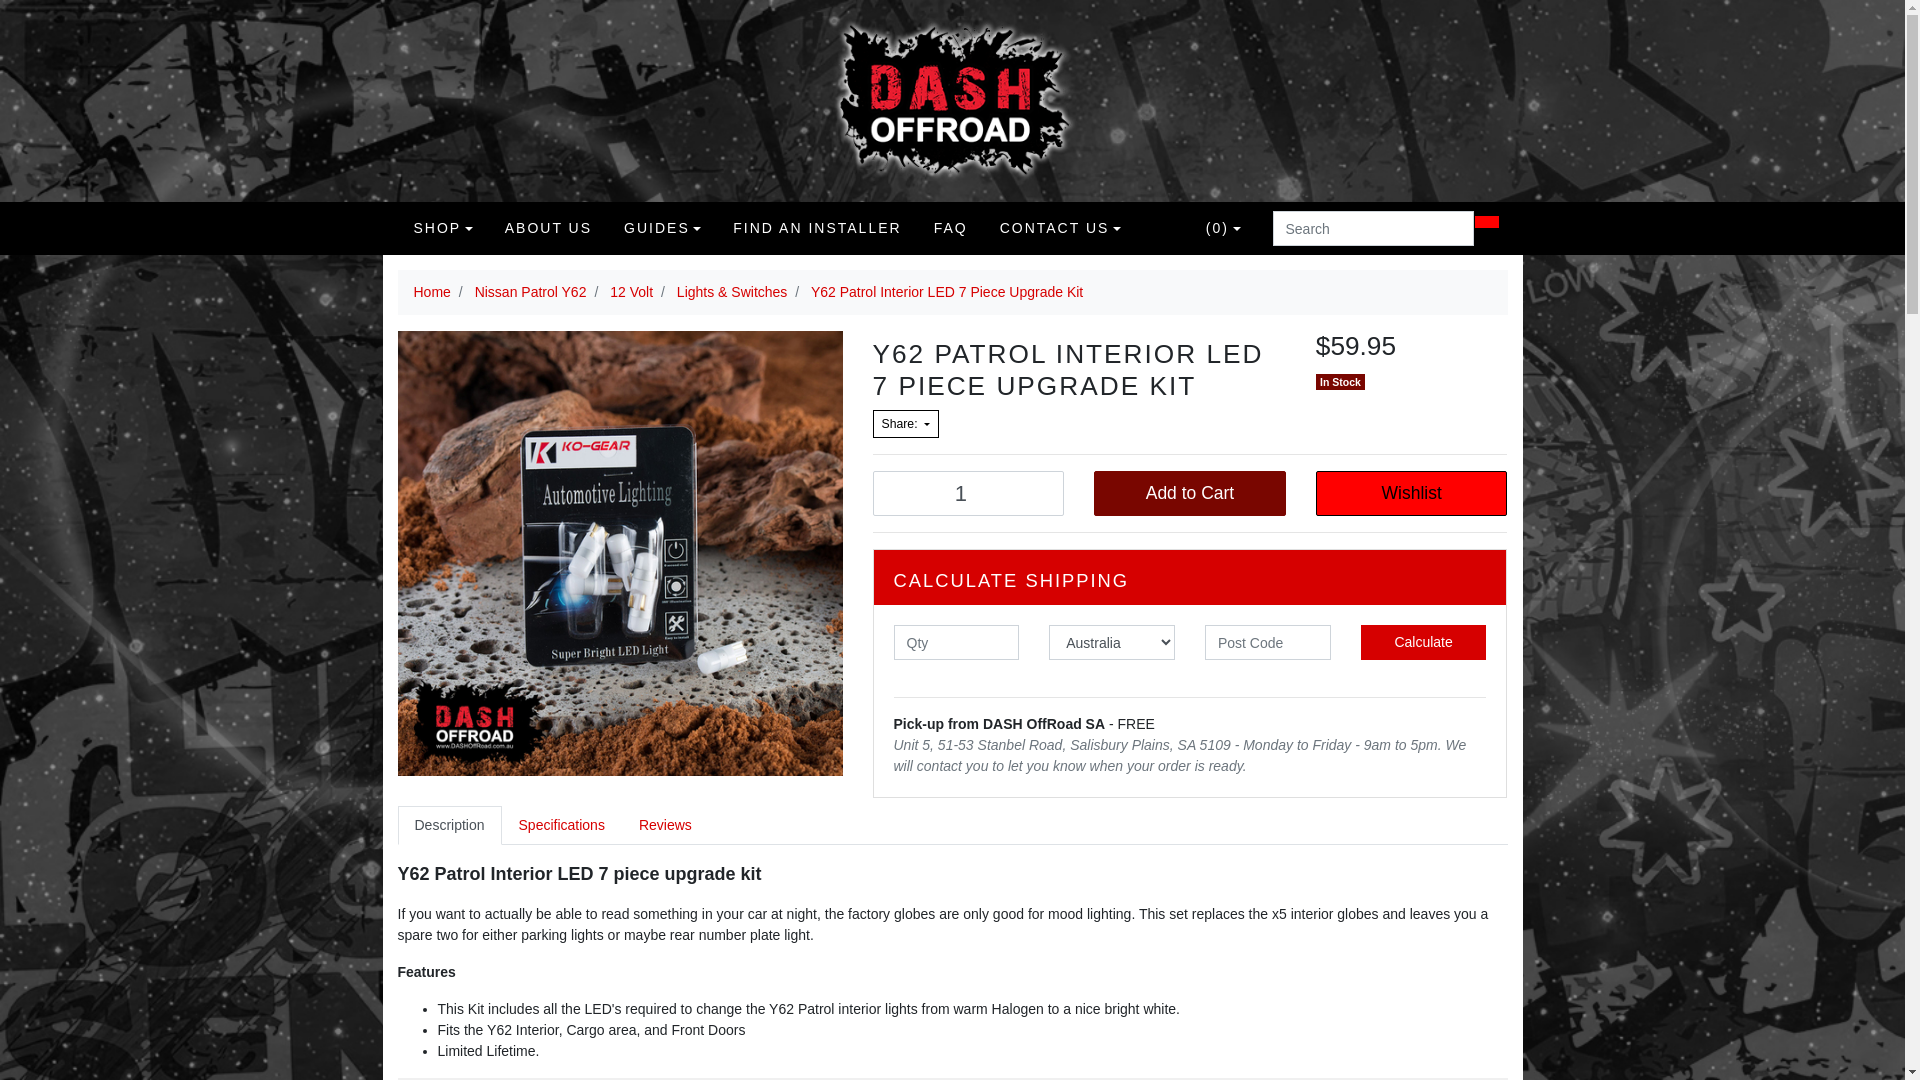  I want to click on '12 Volt', so click(630, 292).